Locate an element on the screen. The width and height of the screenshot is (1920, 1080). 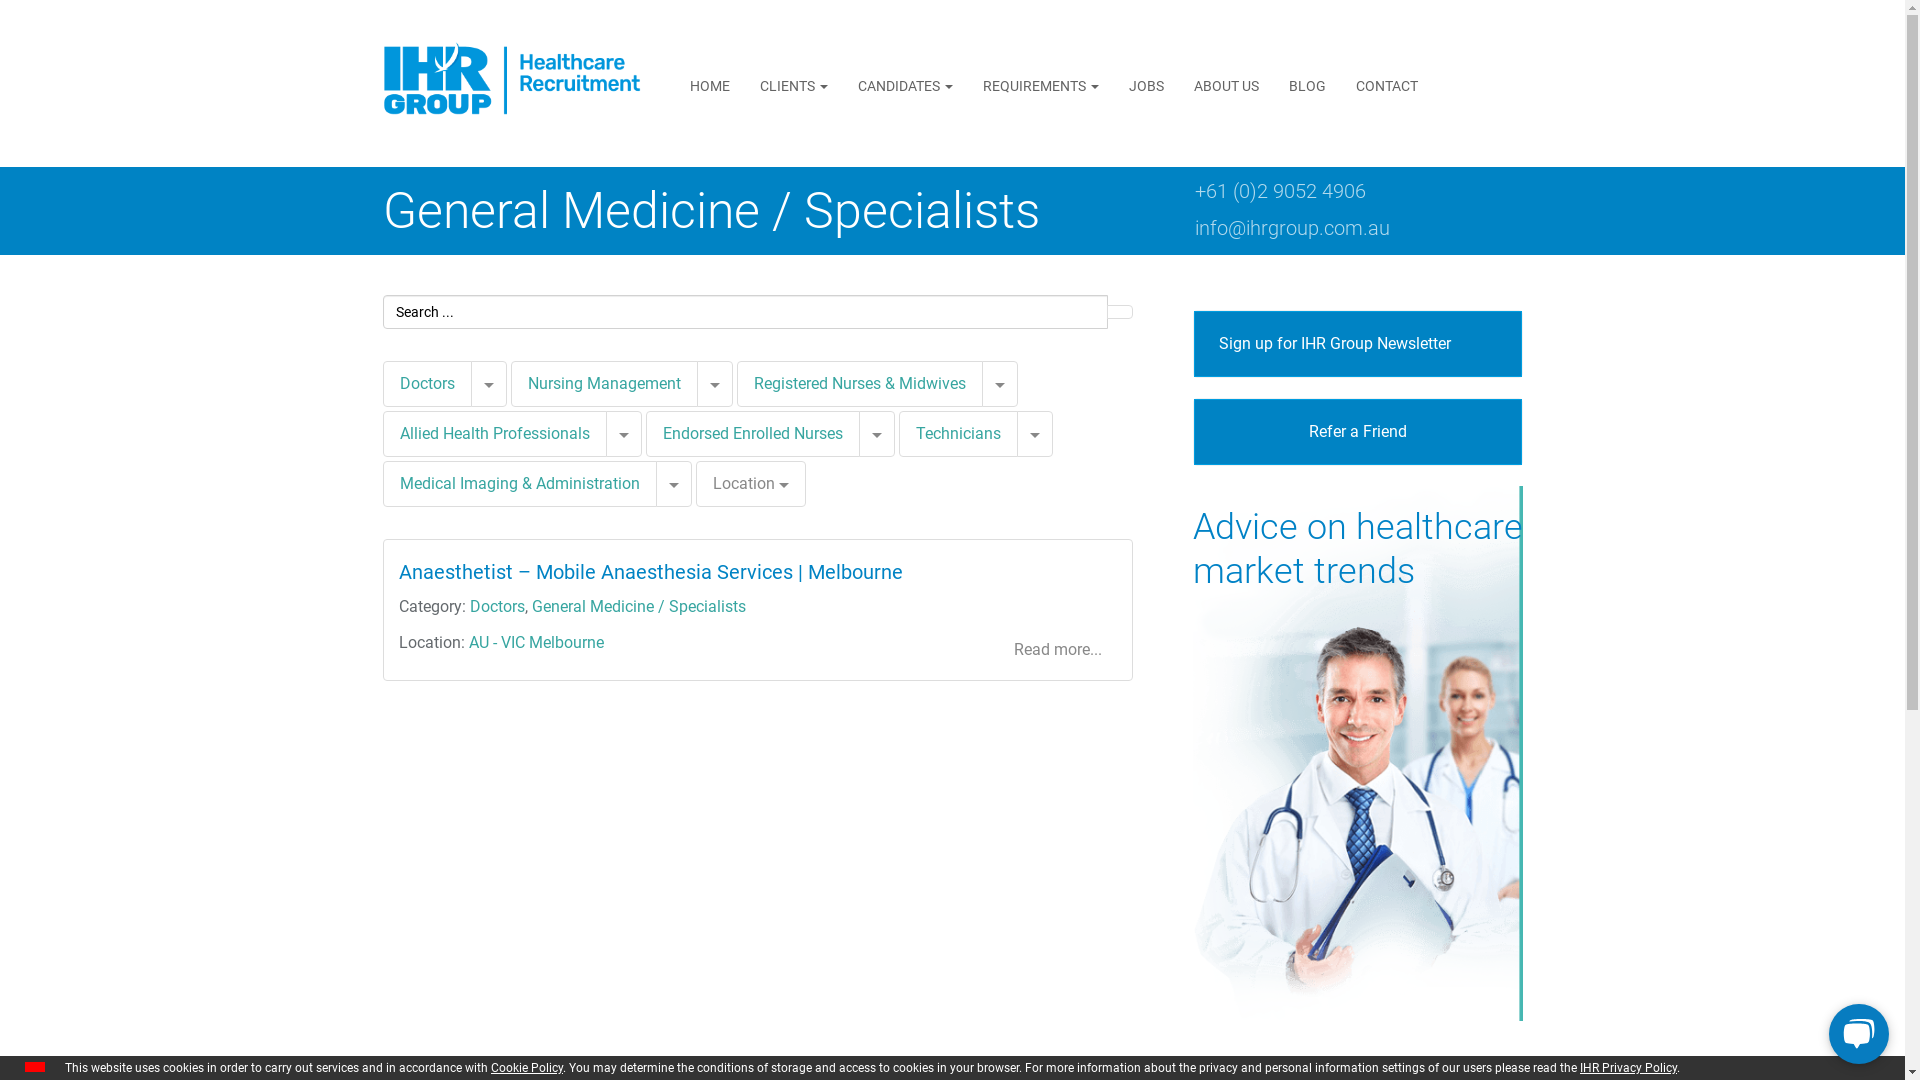
'Toggle Dropdown' is located at coordinates (673, 483).